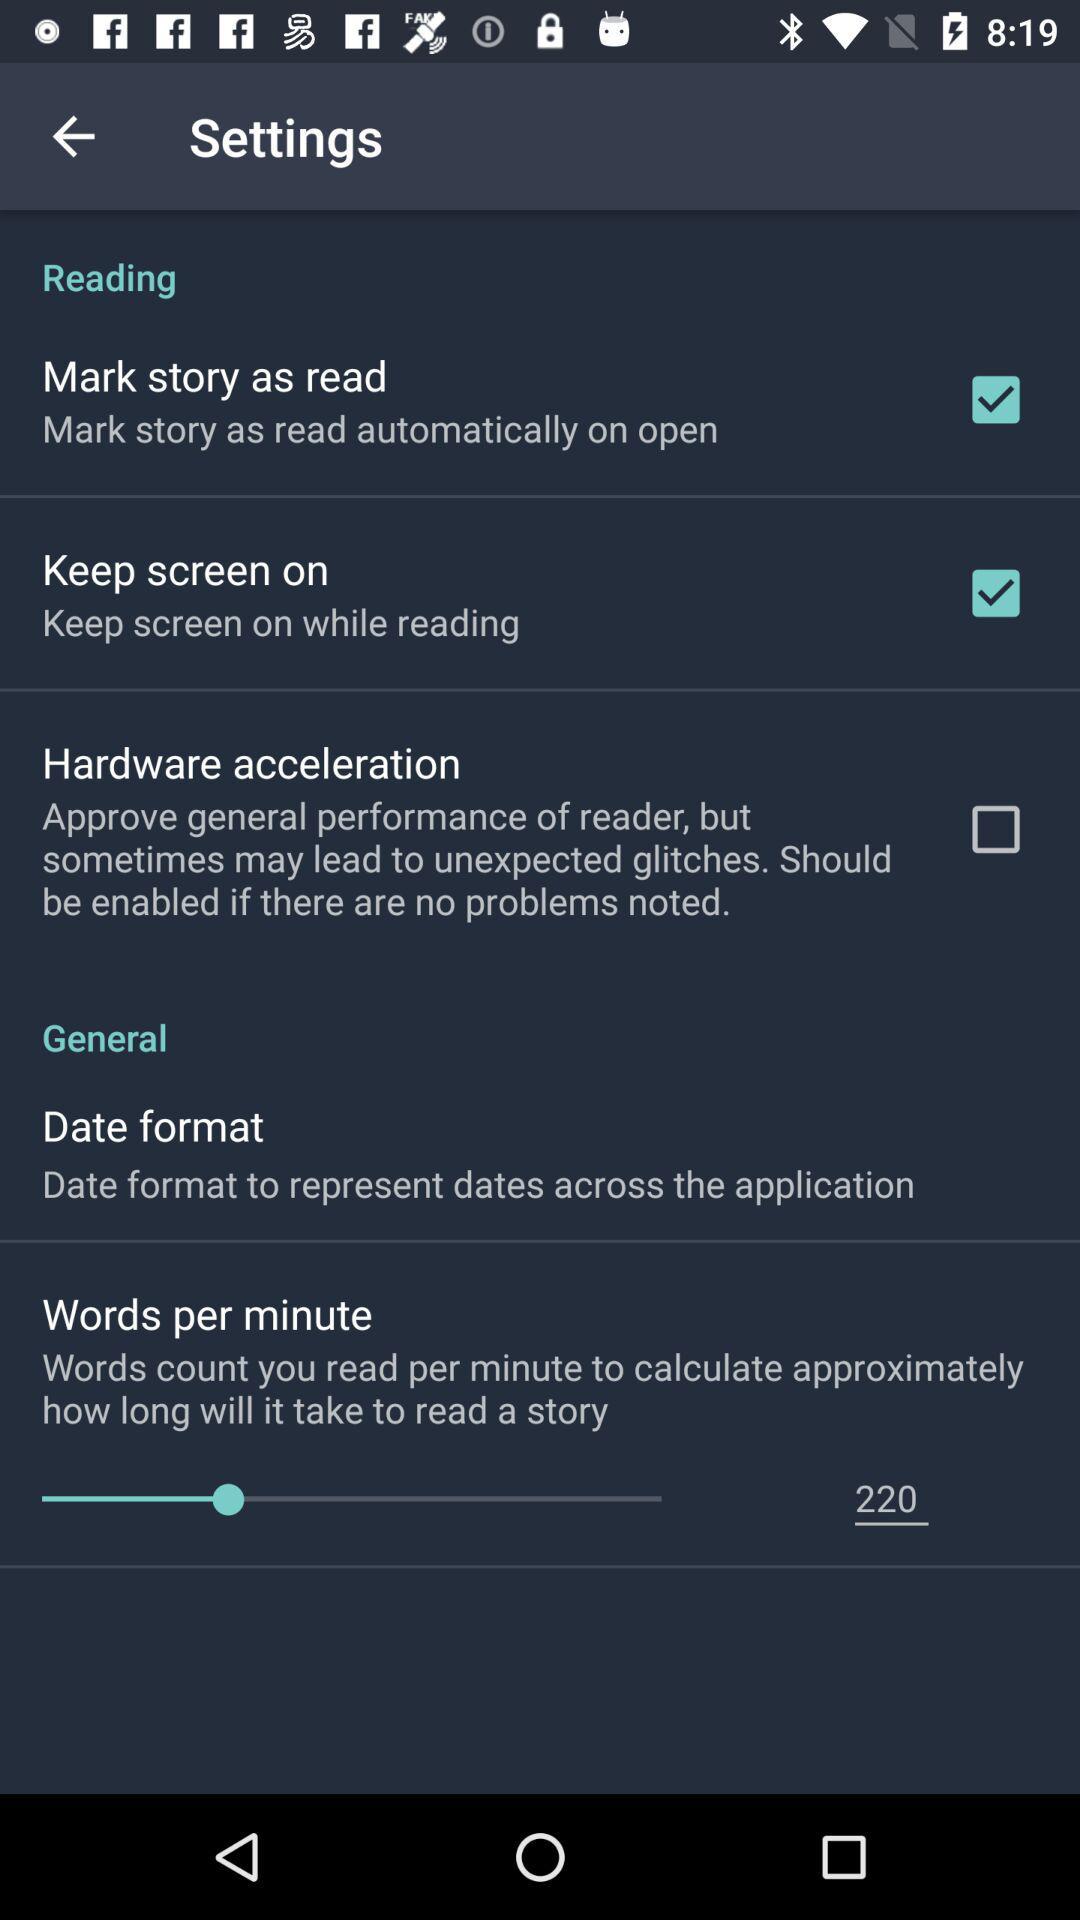 The width and height of the screenshot is (1080, 1920). What do you see at coordinates (477, 858) in the screenshot?
I see `item above general icon` at bounding box center [477, 858].